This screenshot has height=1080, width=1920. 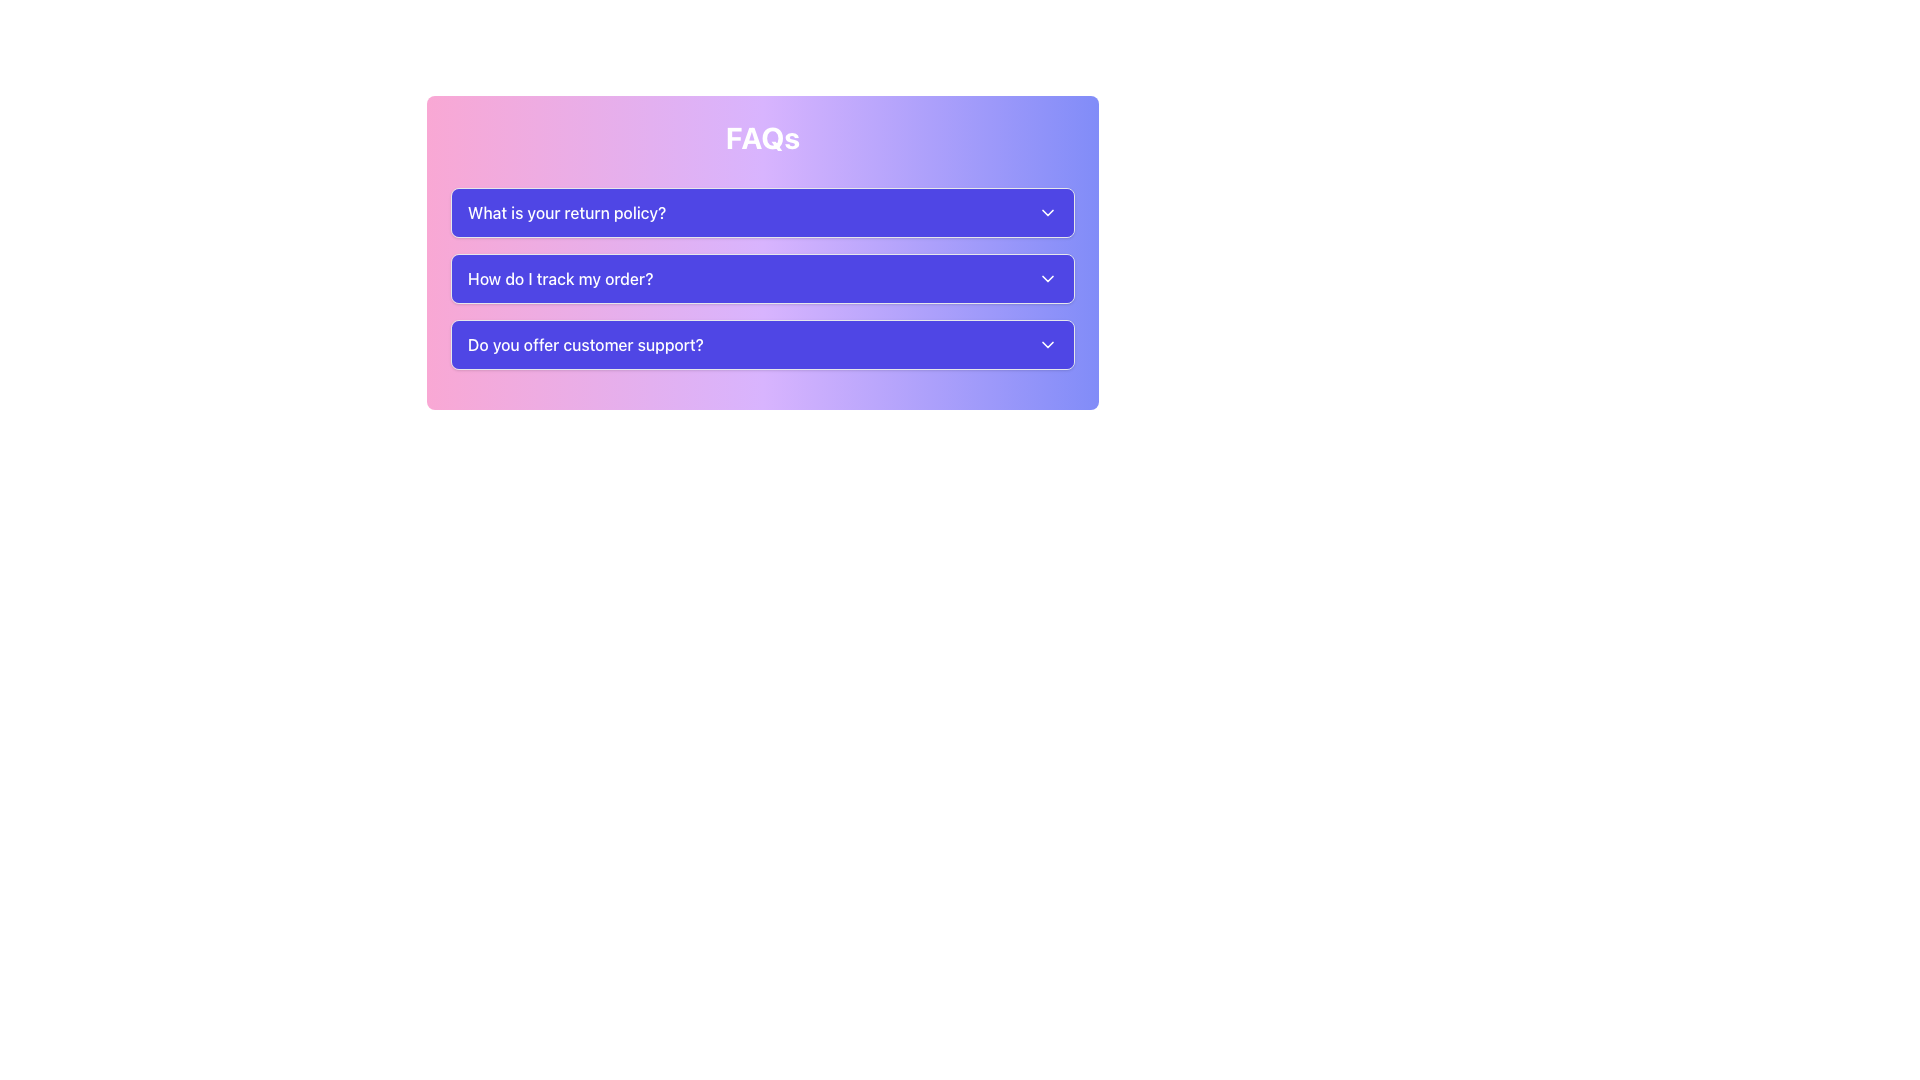 I want to click on the text component of the first blue button in the FAQ section that reveals the answer to a frequently asked question, so click(x=566, y=212).